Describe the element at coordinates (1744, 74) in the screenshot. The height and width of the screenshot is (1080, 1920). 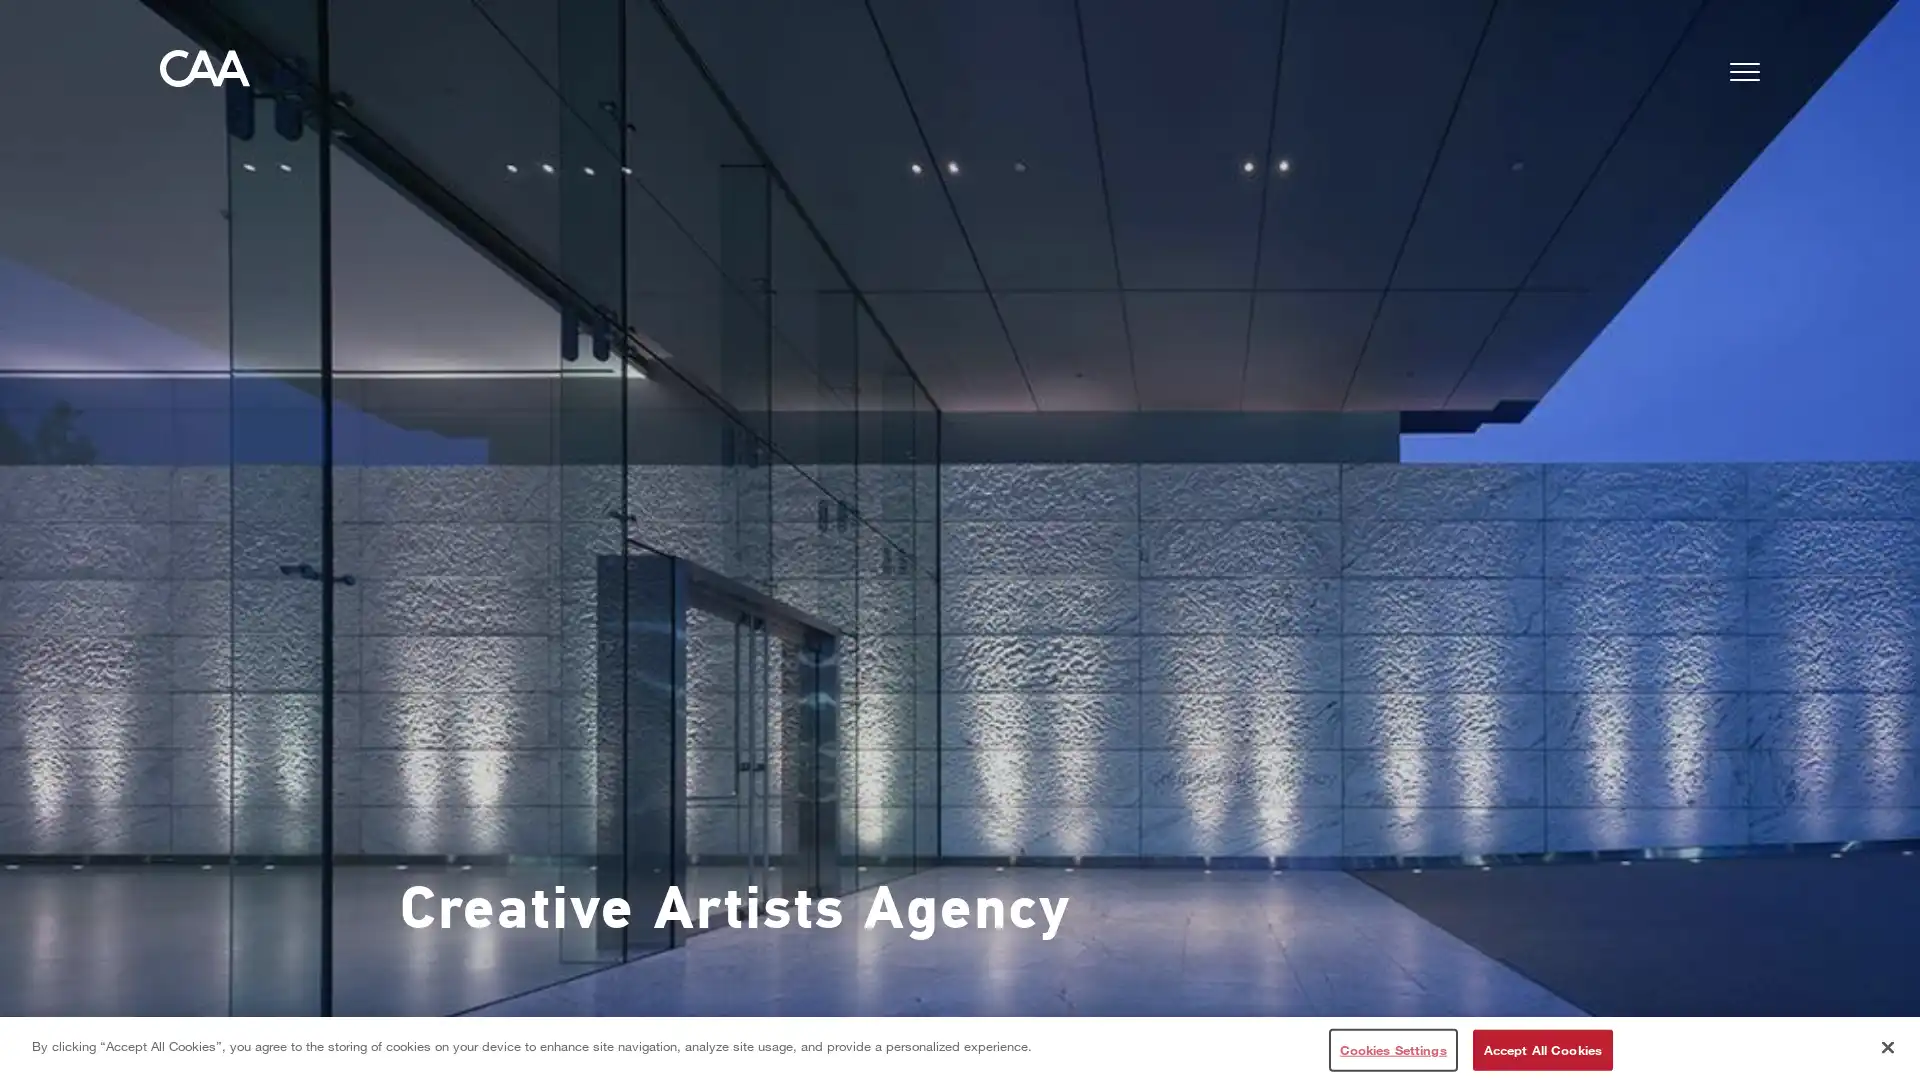
I see `Menu` at that location.